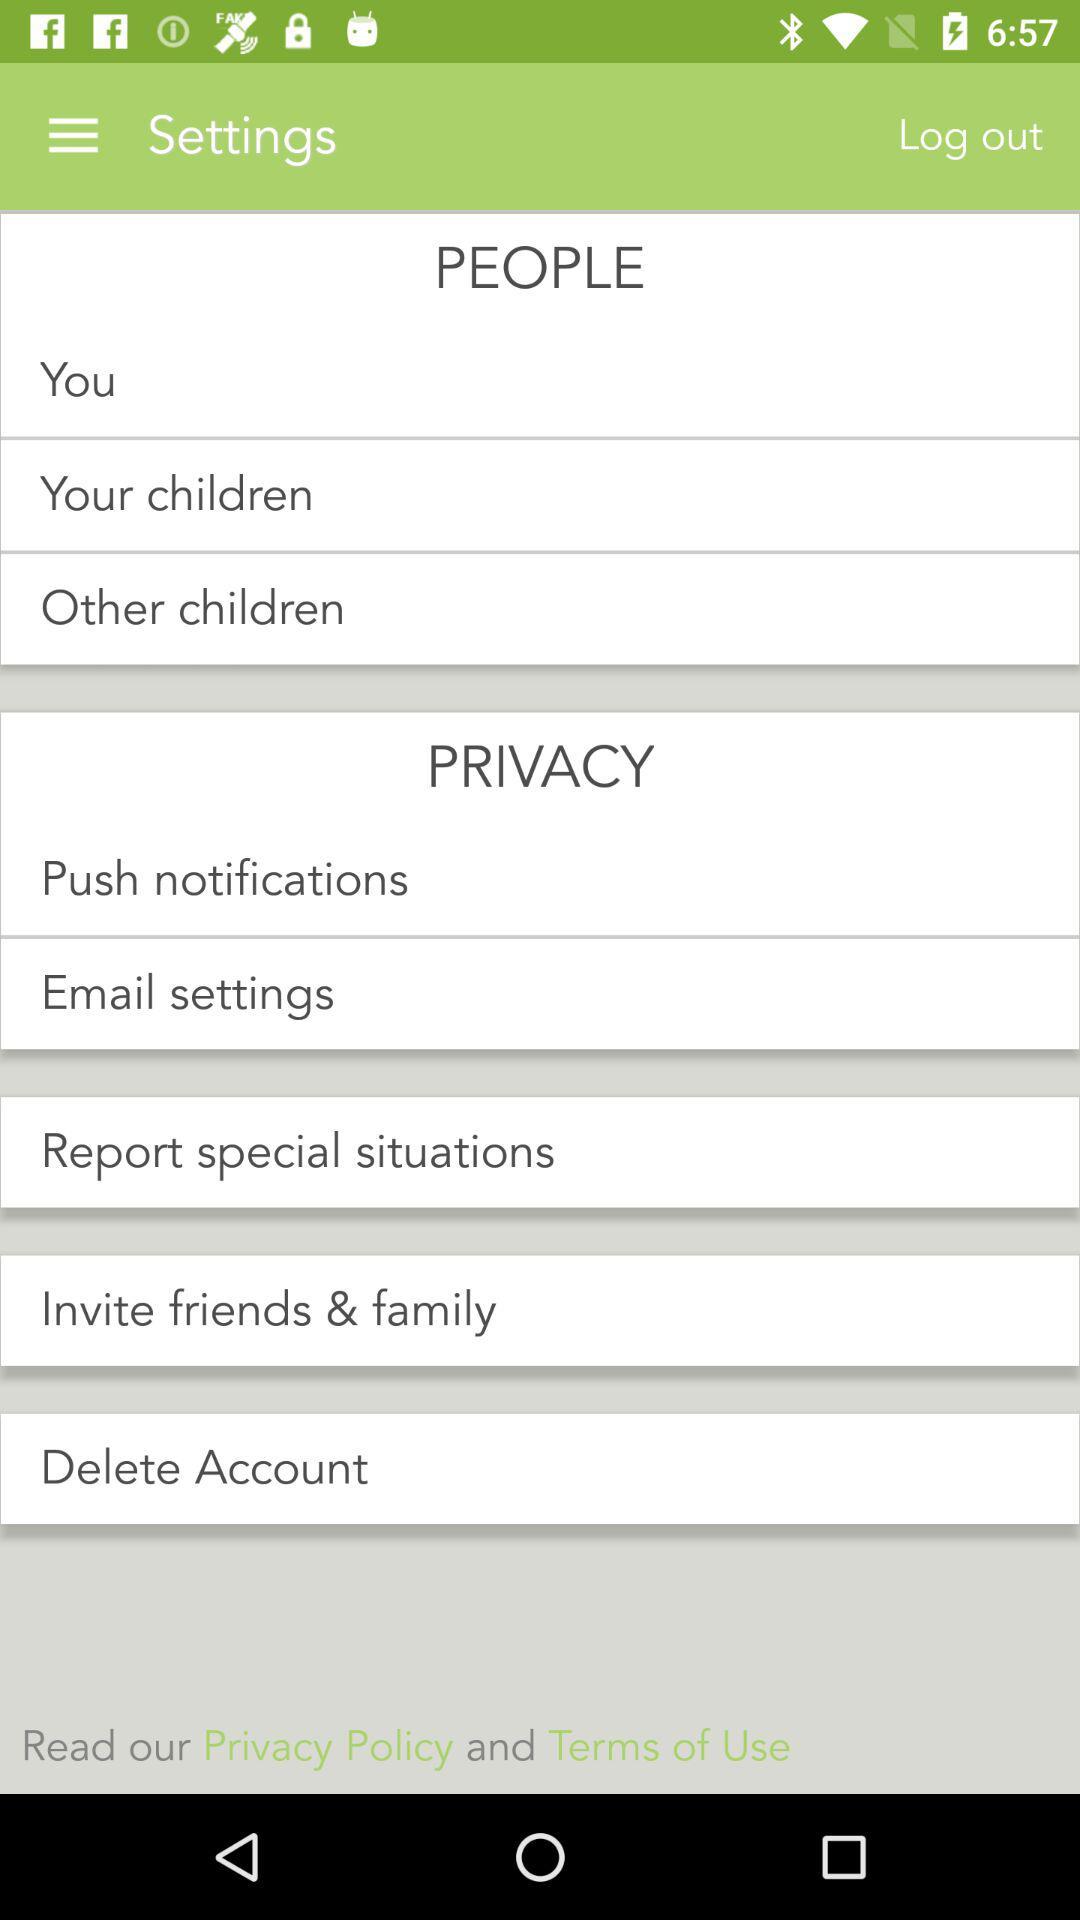 The image size is (1080, 1920). What do you see at coordinates (540, 608) in the screenshot?
I see `the other children` at bounding box center [540, 608].